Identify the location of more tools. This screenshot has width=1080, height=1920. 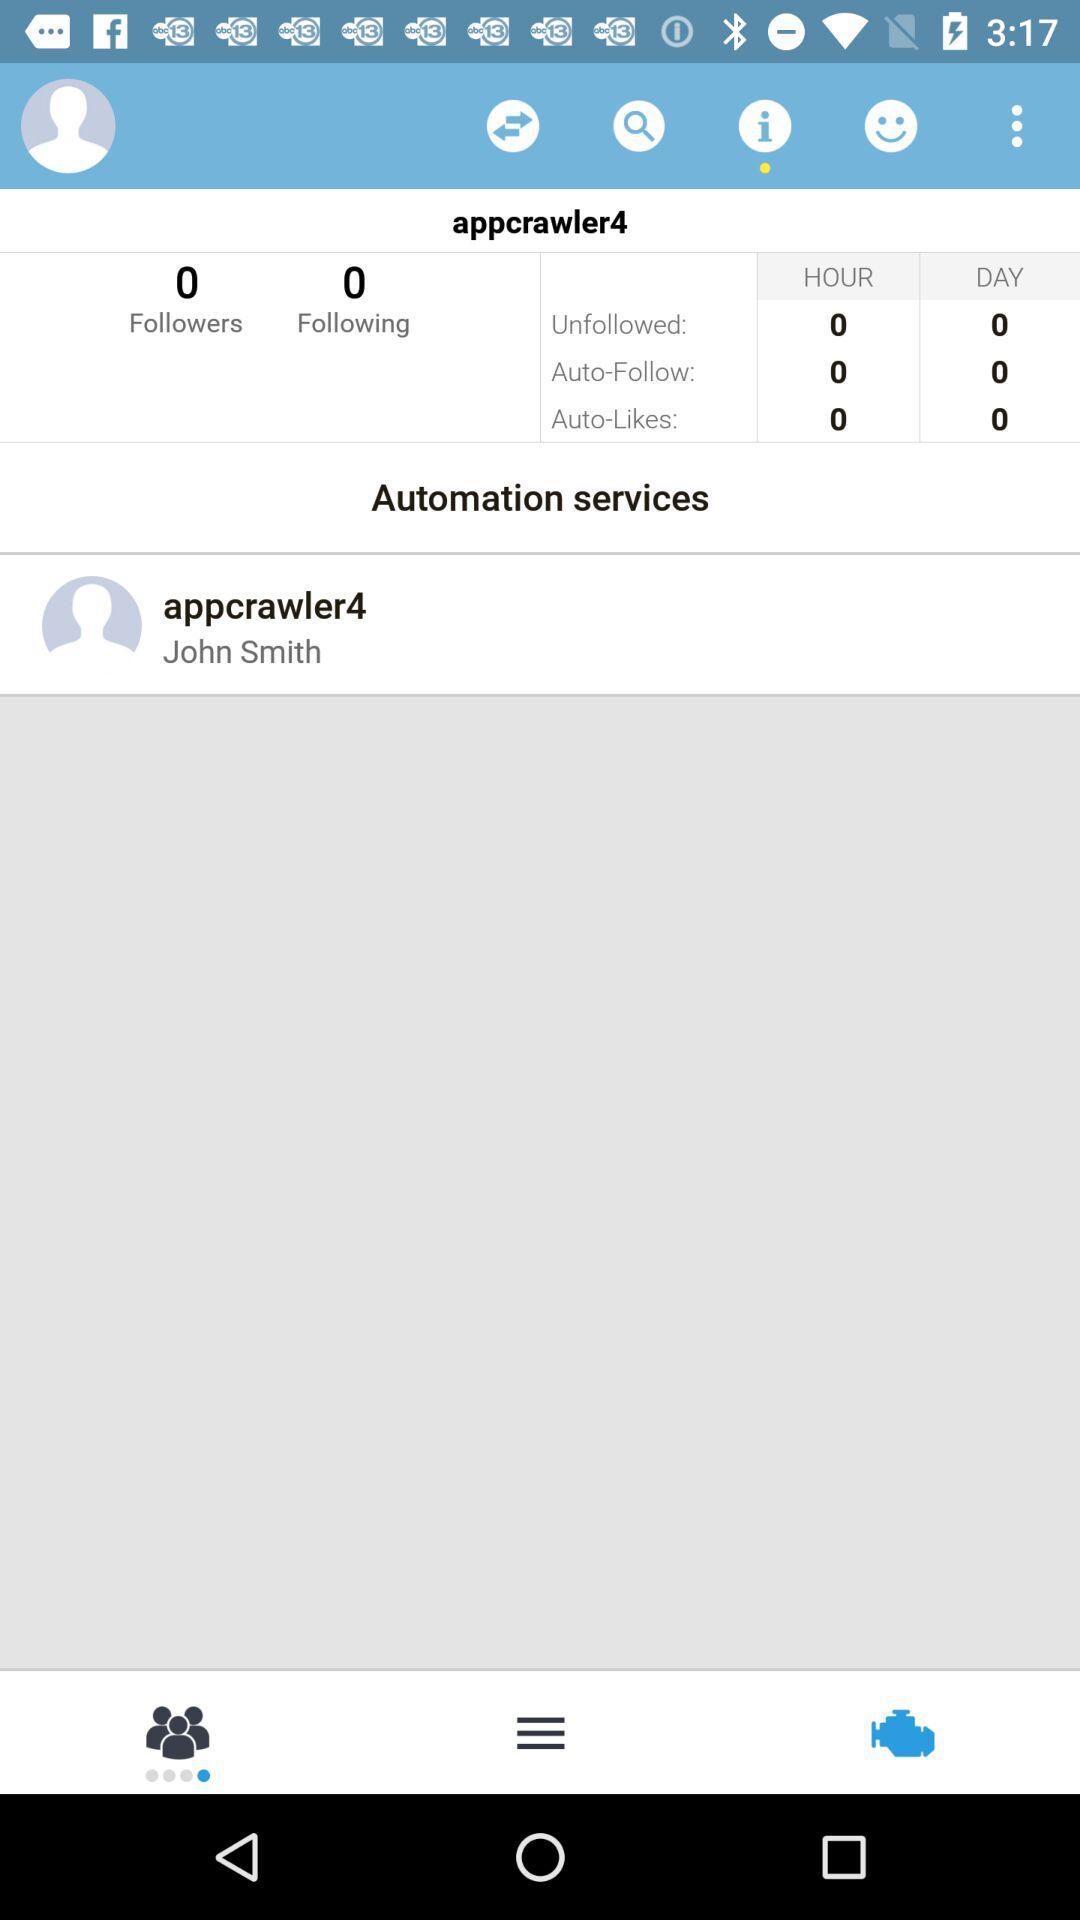
(764, 124).